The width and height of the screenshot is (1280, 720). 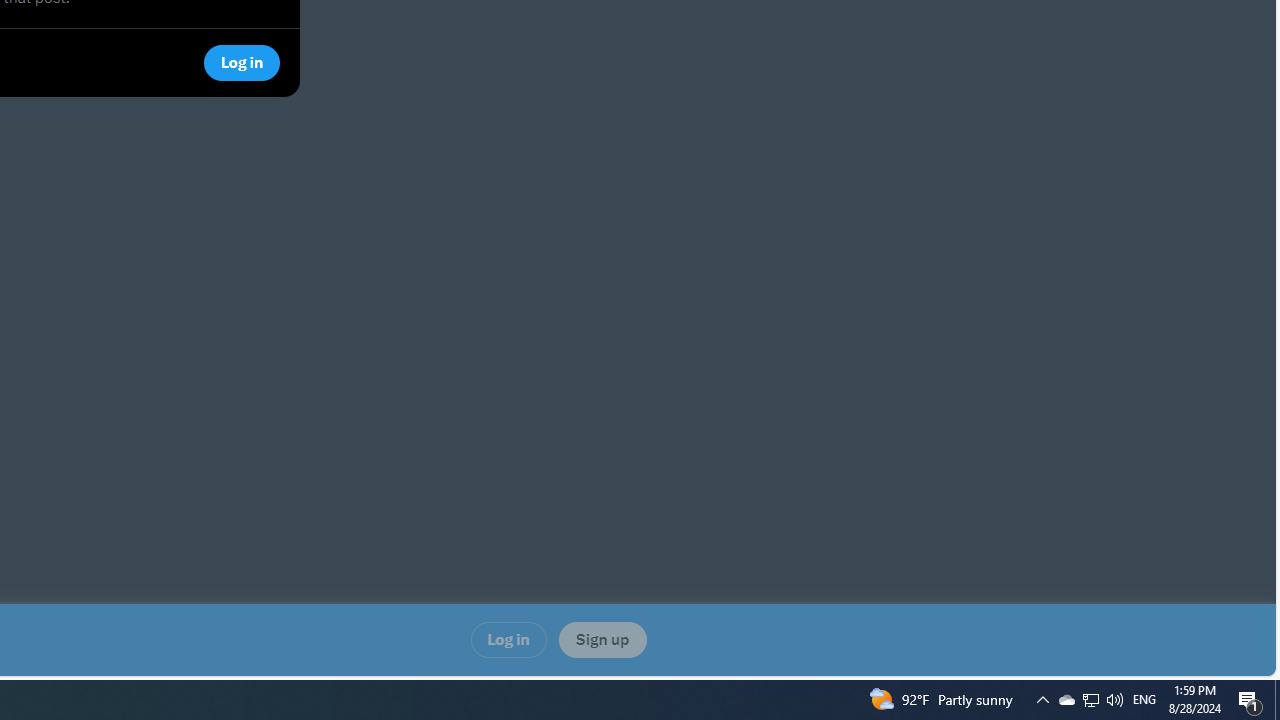 What do you see at coordinates (508, 640) in the screenshot?
I see `'Log in'` at bounding box center [508, 640].